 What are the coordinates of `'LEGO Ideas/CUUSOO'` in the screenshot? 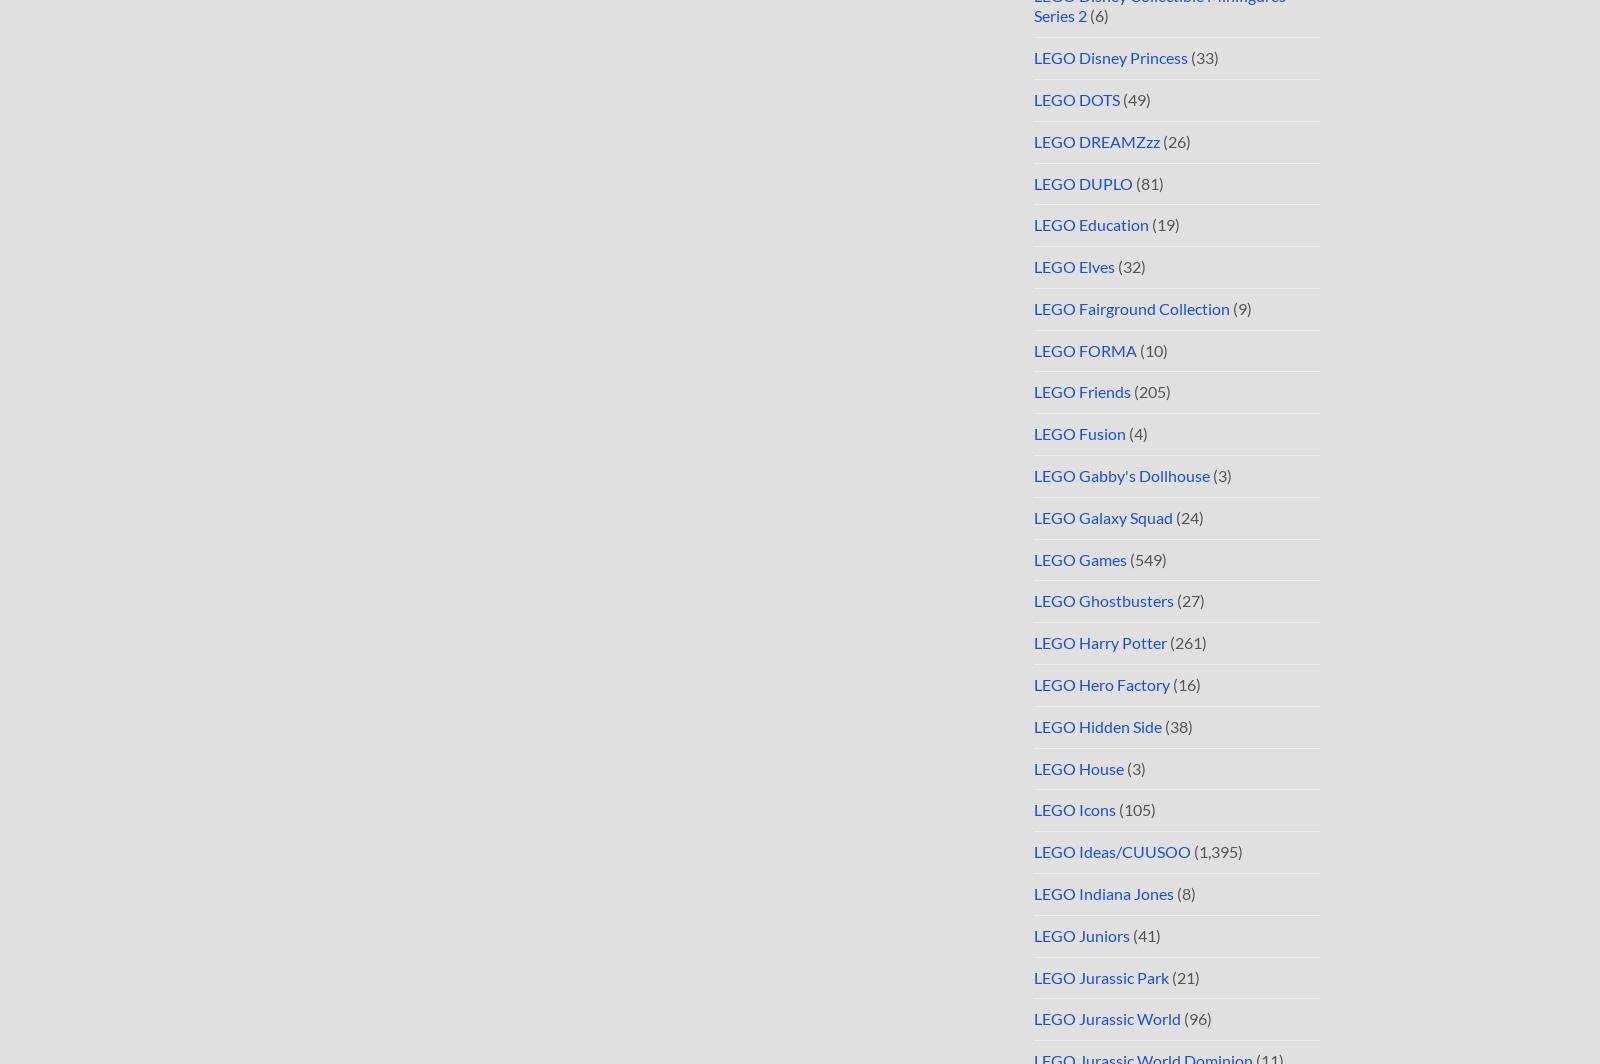 It's located at (1112, 851).